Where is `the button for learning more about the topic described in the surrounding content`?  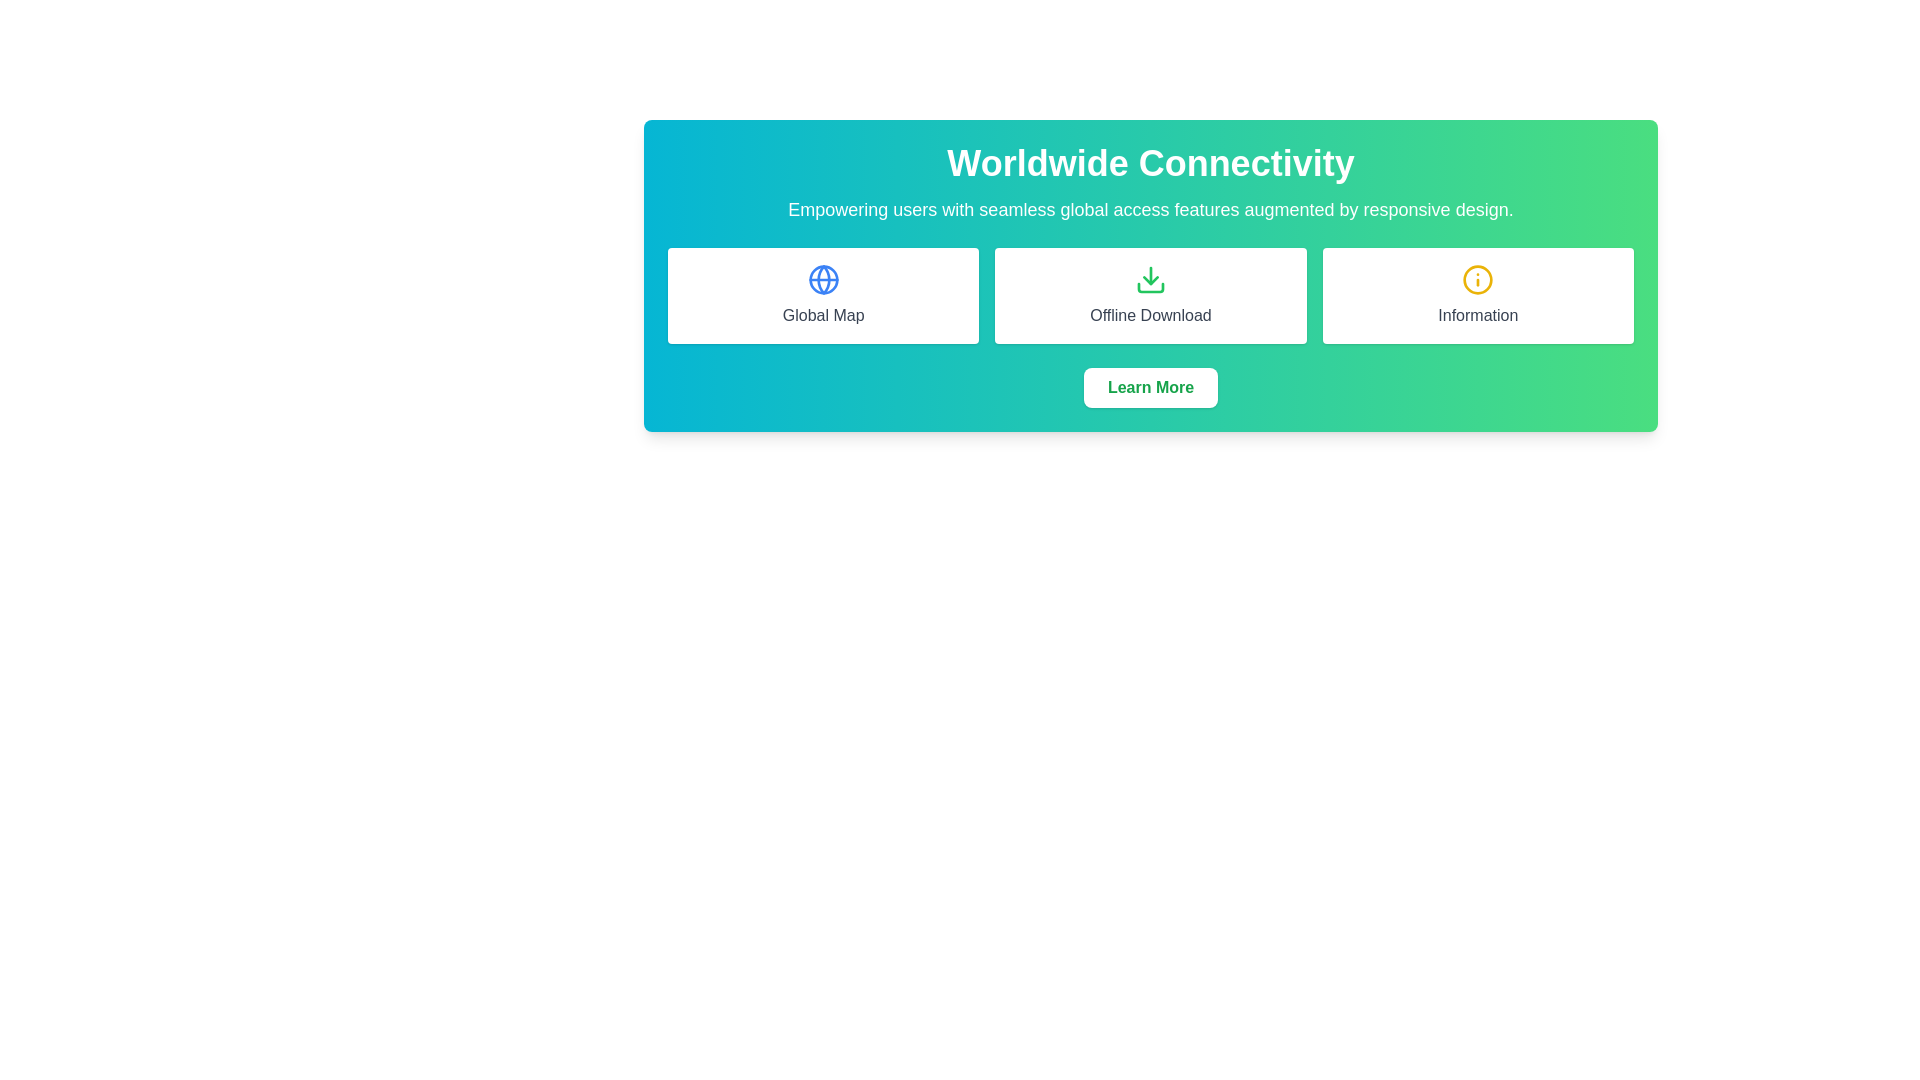 the button for learning more about the topic described in the surrounding content is located at coordinates (1151, 388).